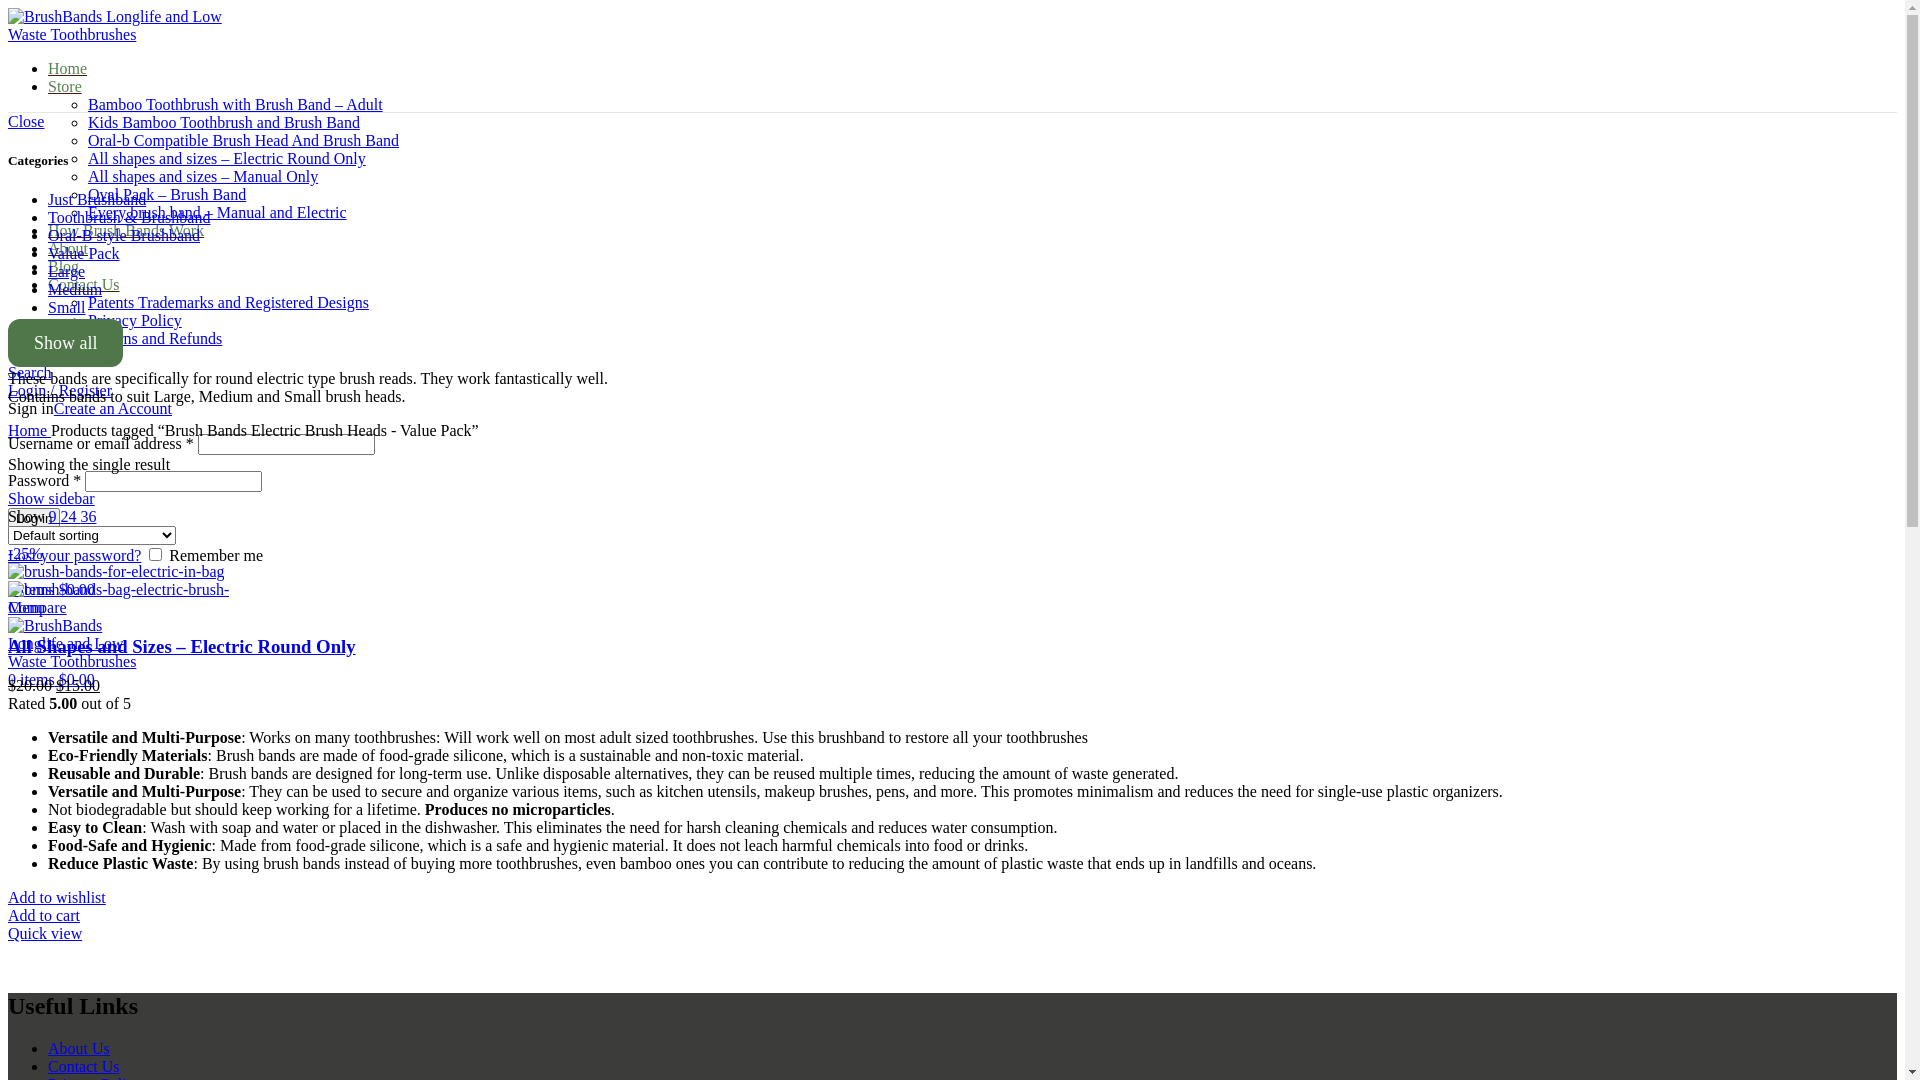 The height and width of the screenshot is (1080, 1920). I want to click on 'Log in', so click(33, 517).